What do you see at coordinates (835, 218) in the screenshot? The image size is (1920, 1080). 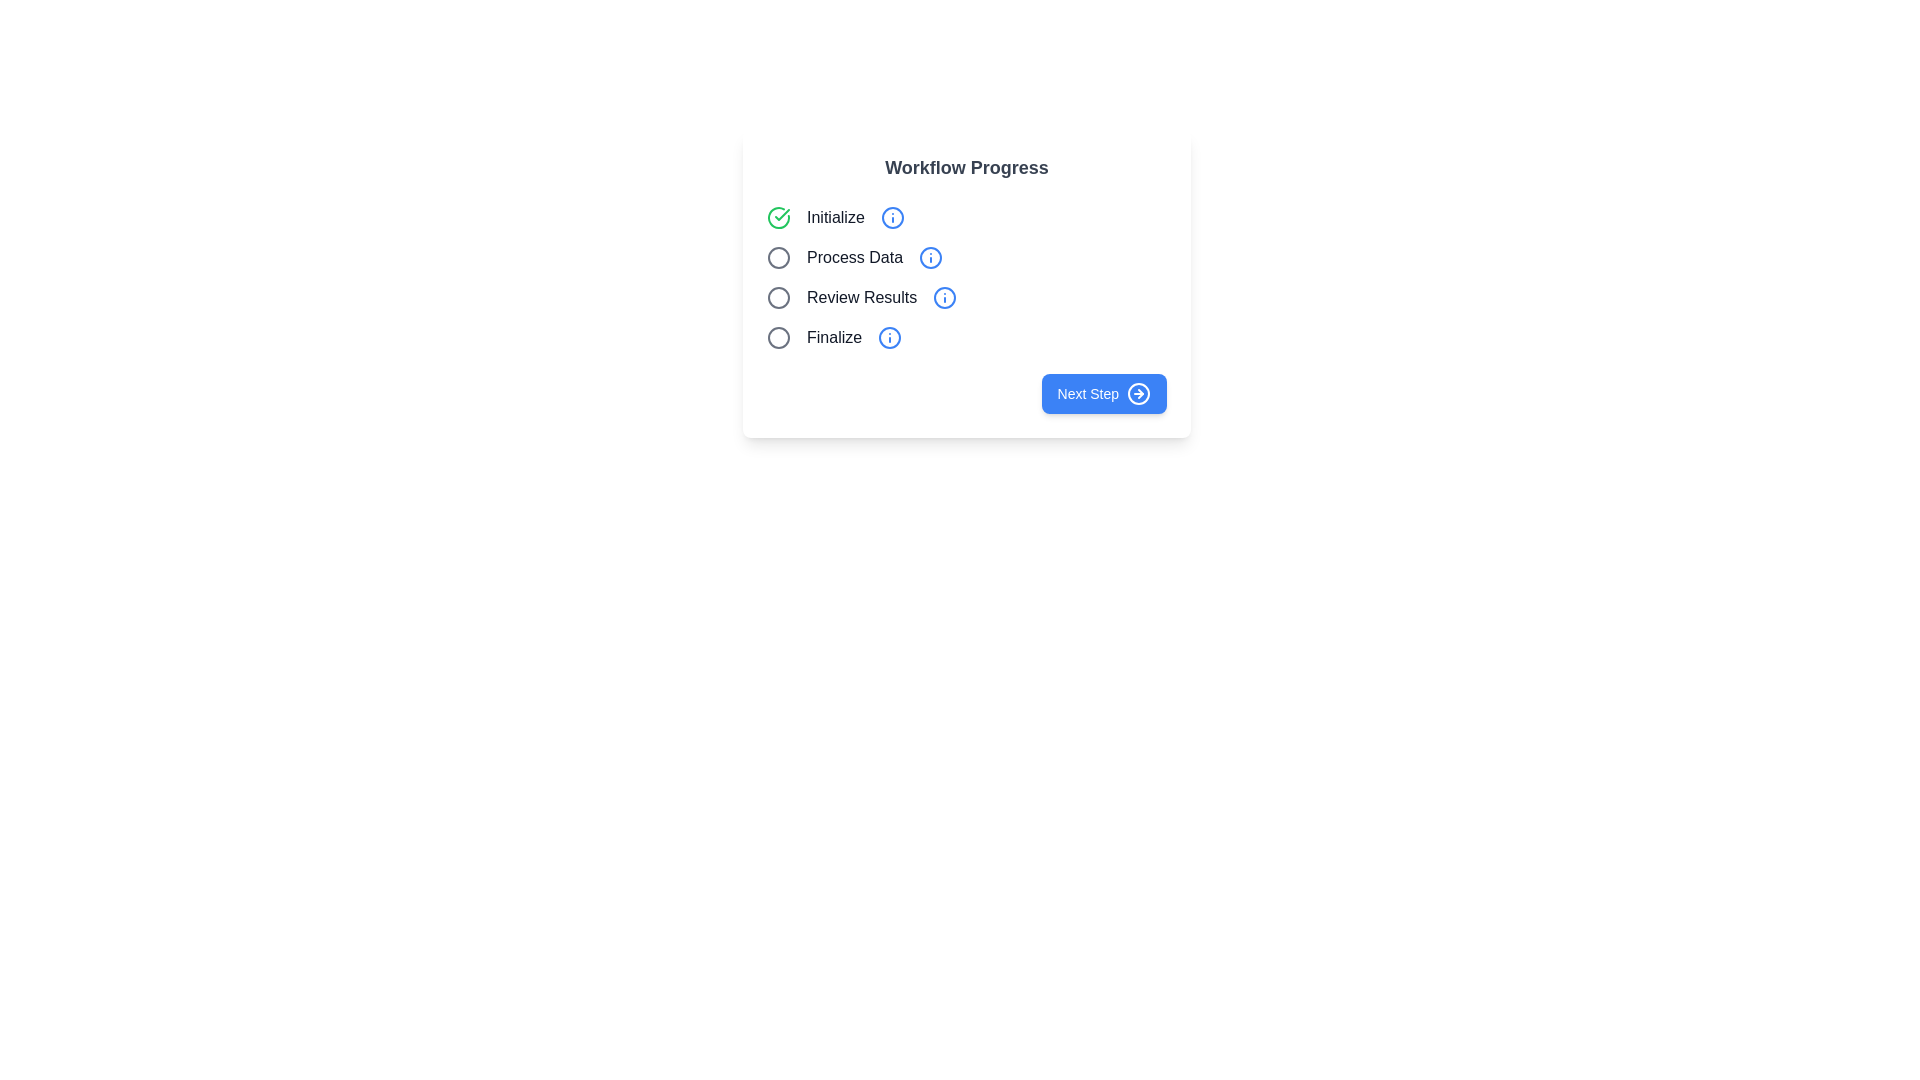 I see `text label indicating the first step in the workflow, positioned to the right of a green checkmark and to the left of a blue info icon` at bounding box center [835, 218].